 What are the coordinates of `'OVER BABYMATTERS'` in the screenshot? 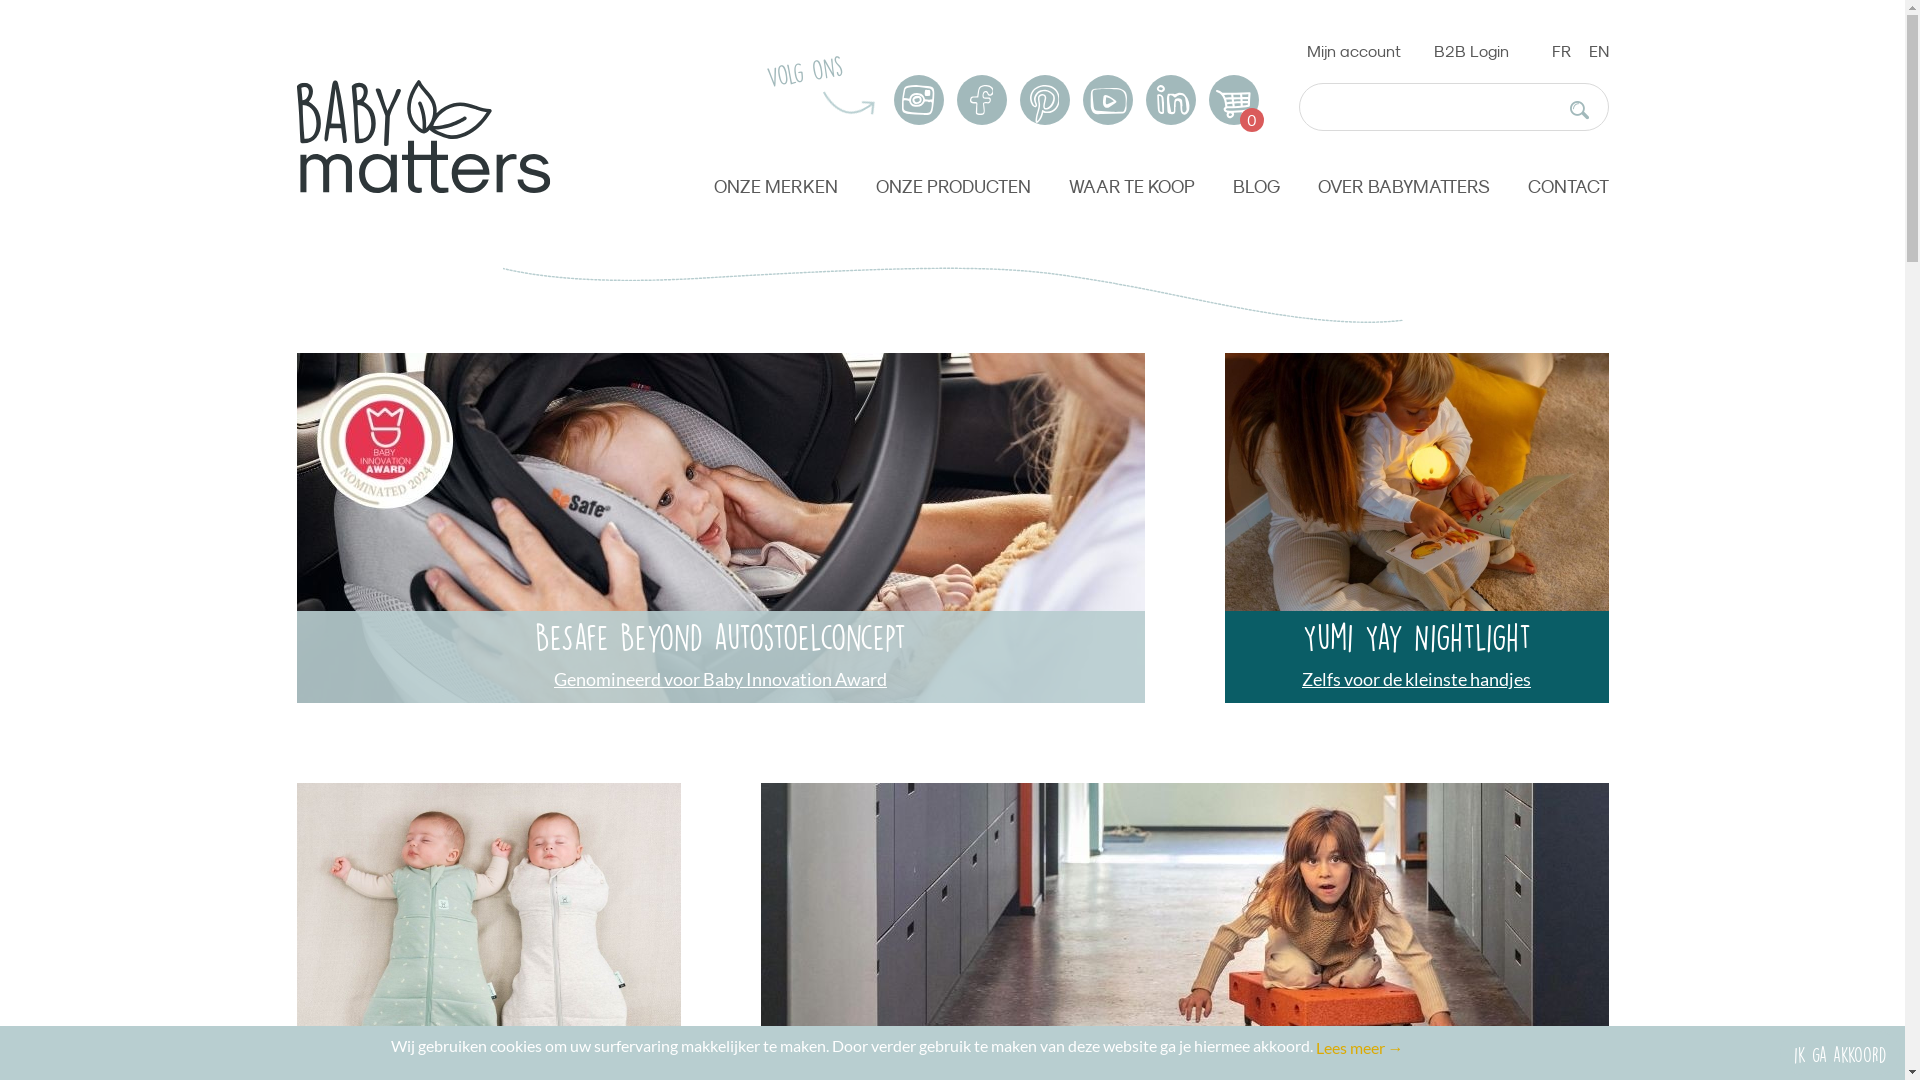 It's located at (1402, 187).